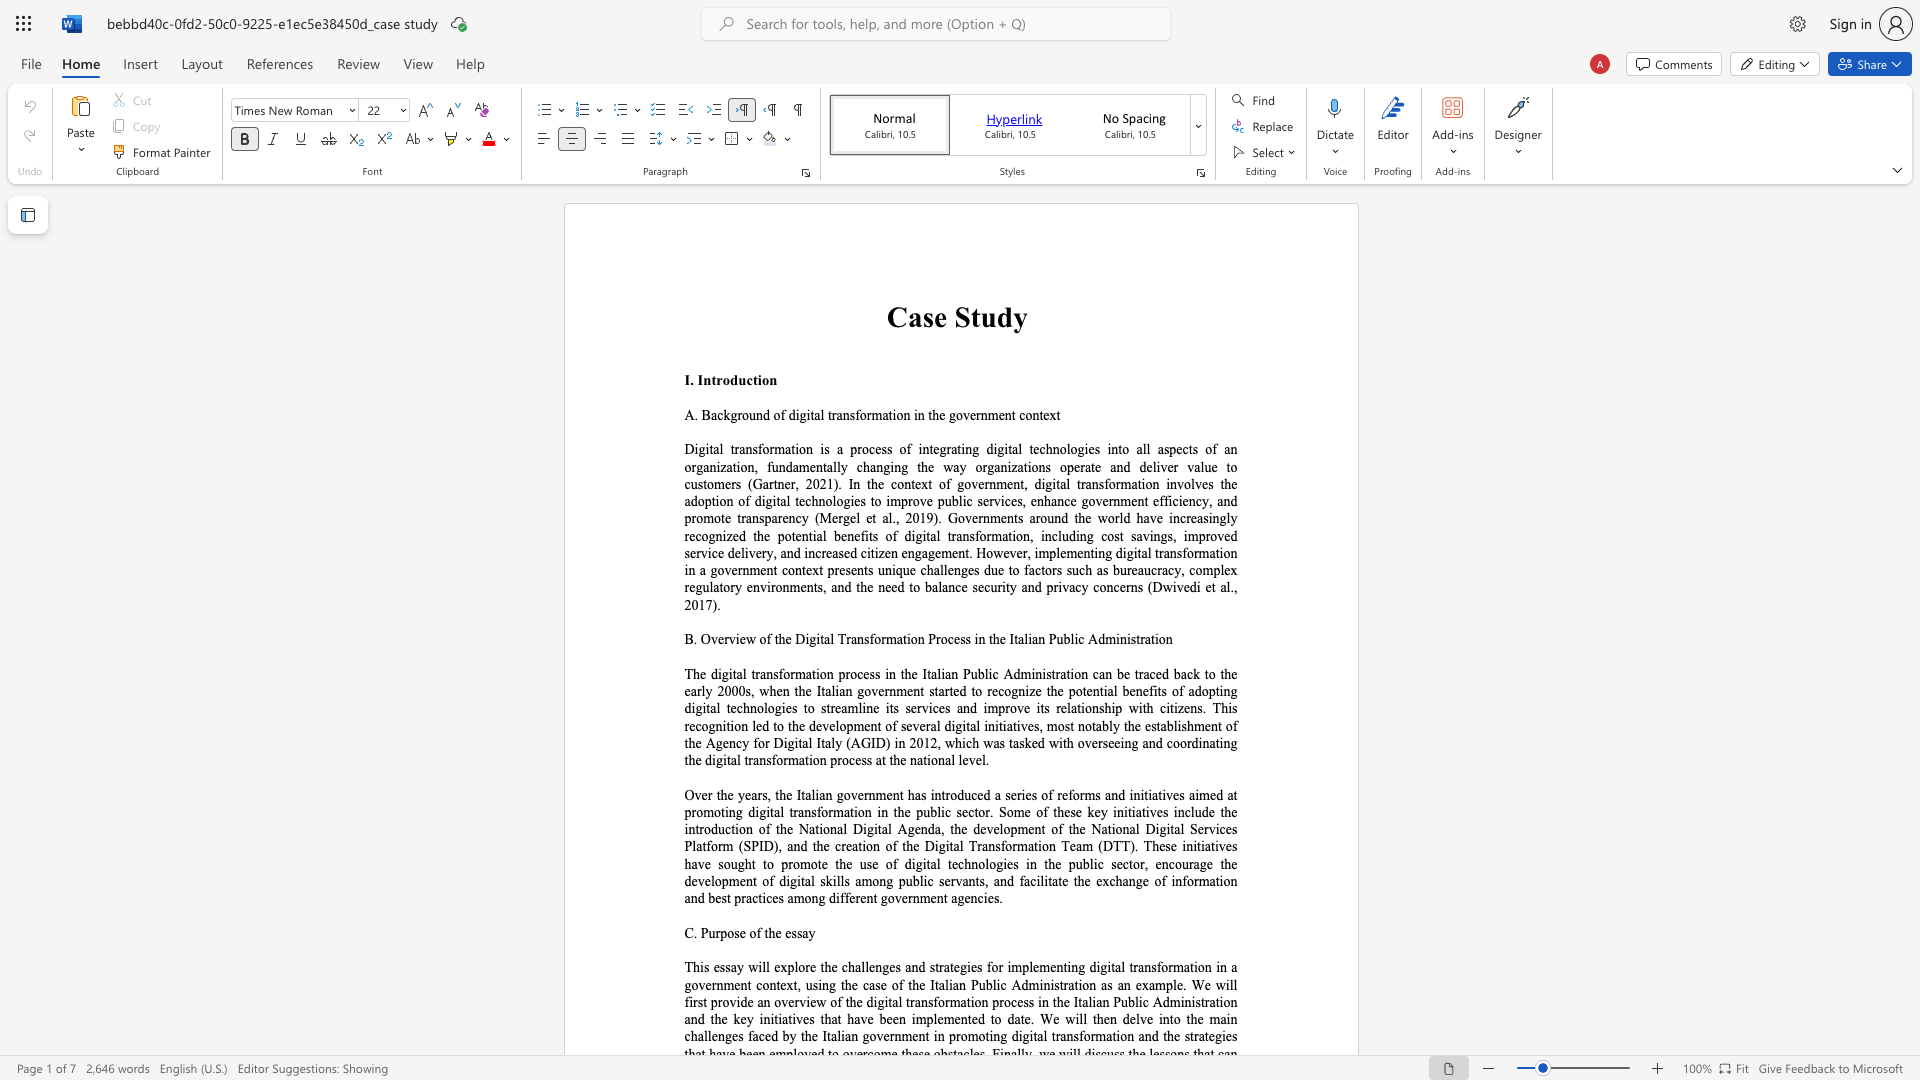 The width and height of the screenshot is (1920, 1080). What do you see at coordinates (881, 760) in the screenshot?
I see `the subset text "t th" within the text "on process at the national level."` at bounding box center [881, 760].